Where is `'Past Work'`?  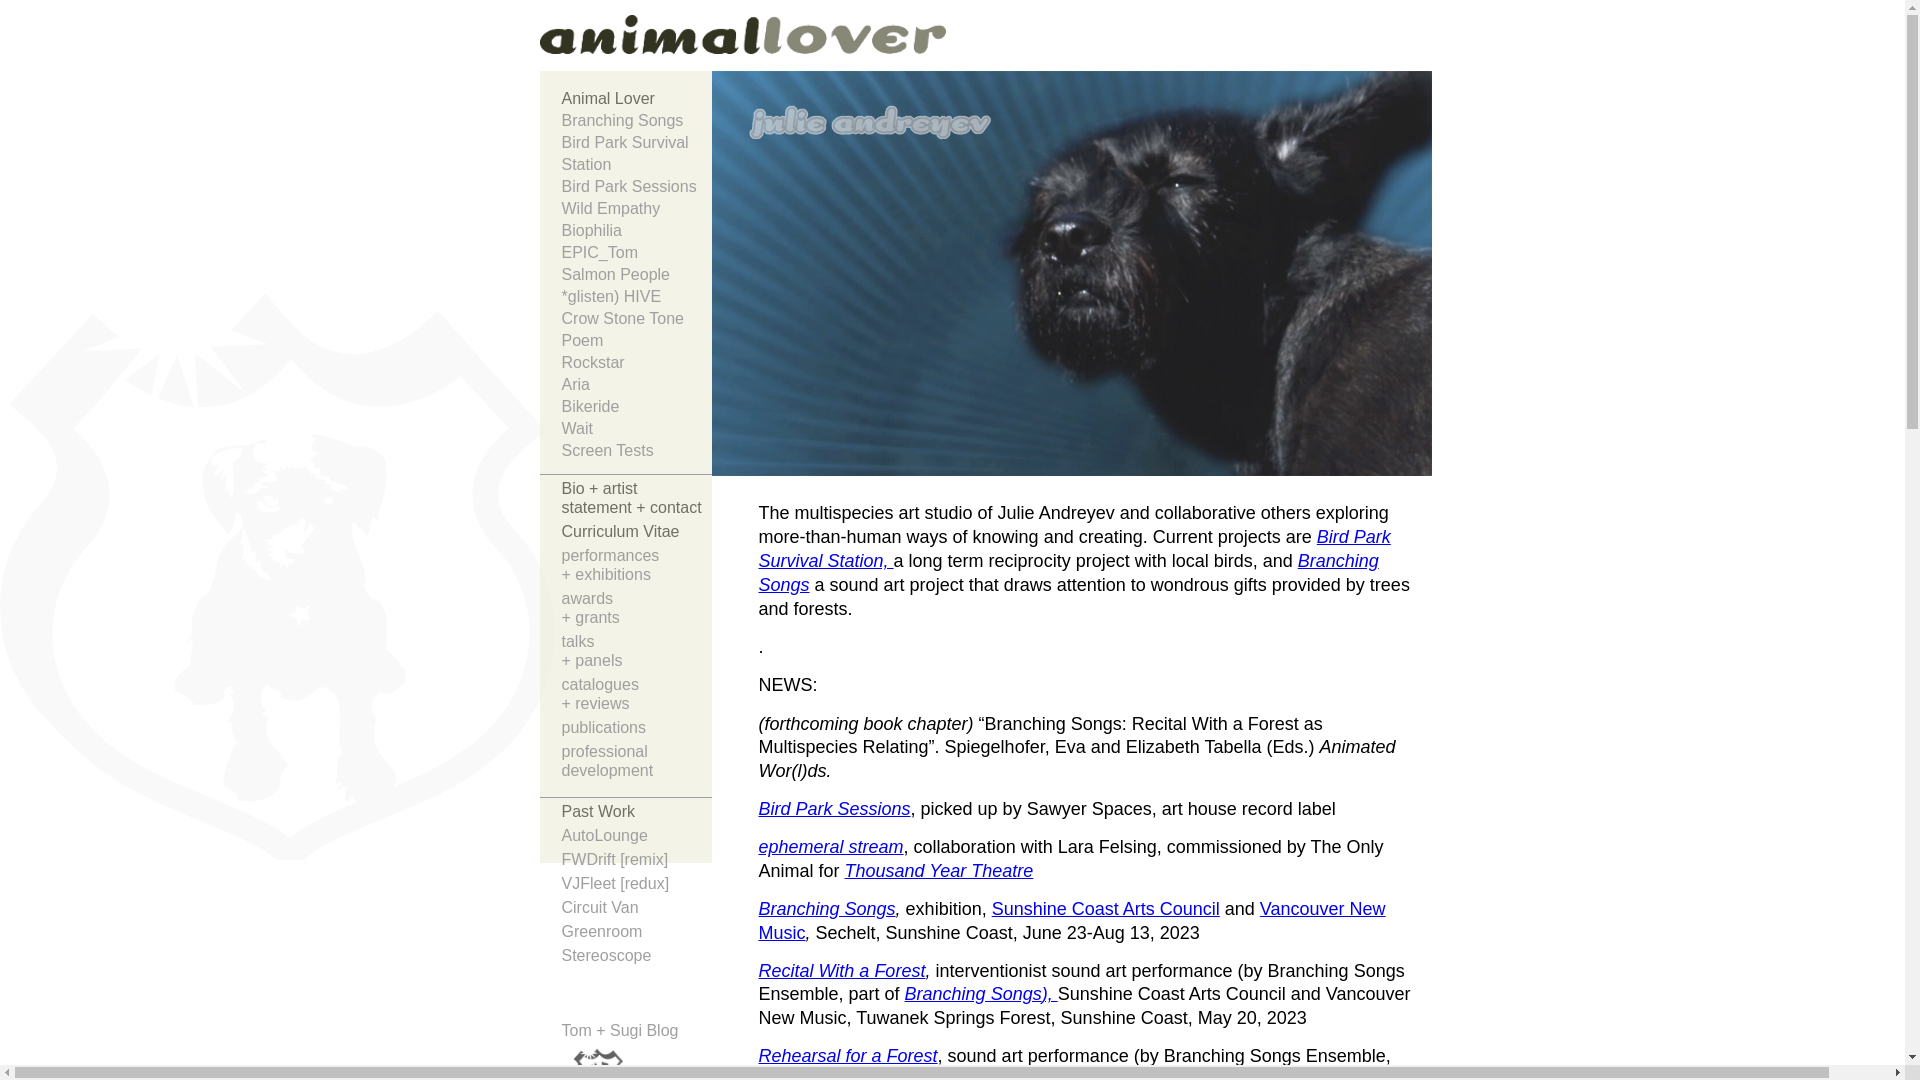 'Past Work' is located at coordinates (636, 813).